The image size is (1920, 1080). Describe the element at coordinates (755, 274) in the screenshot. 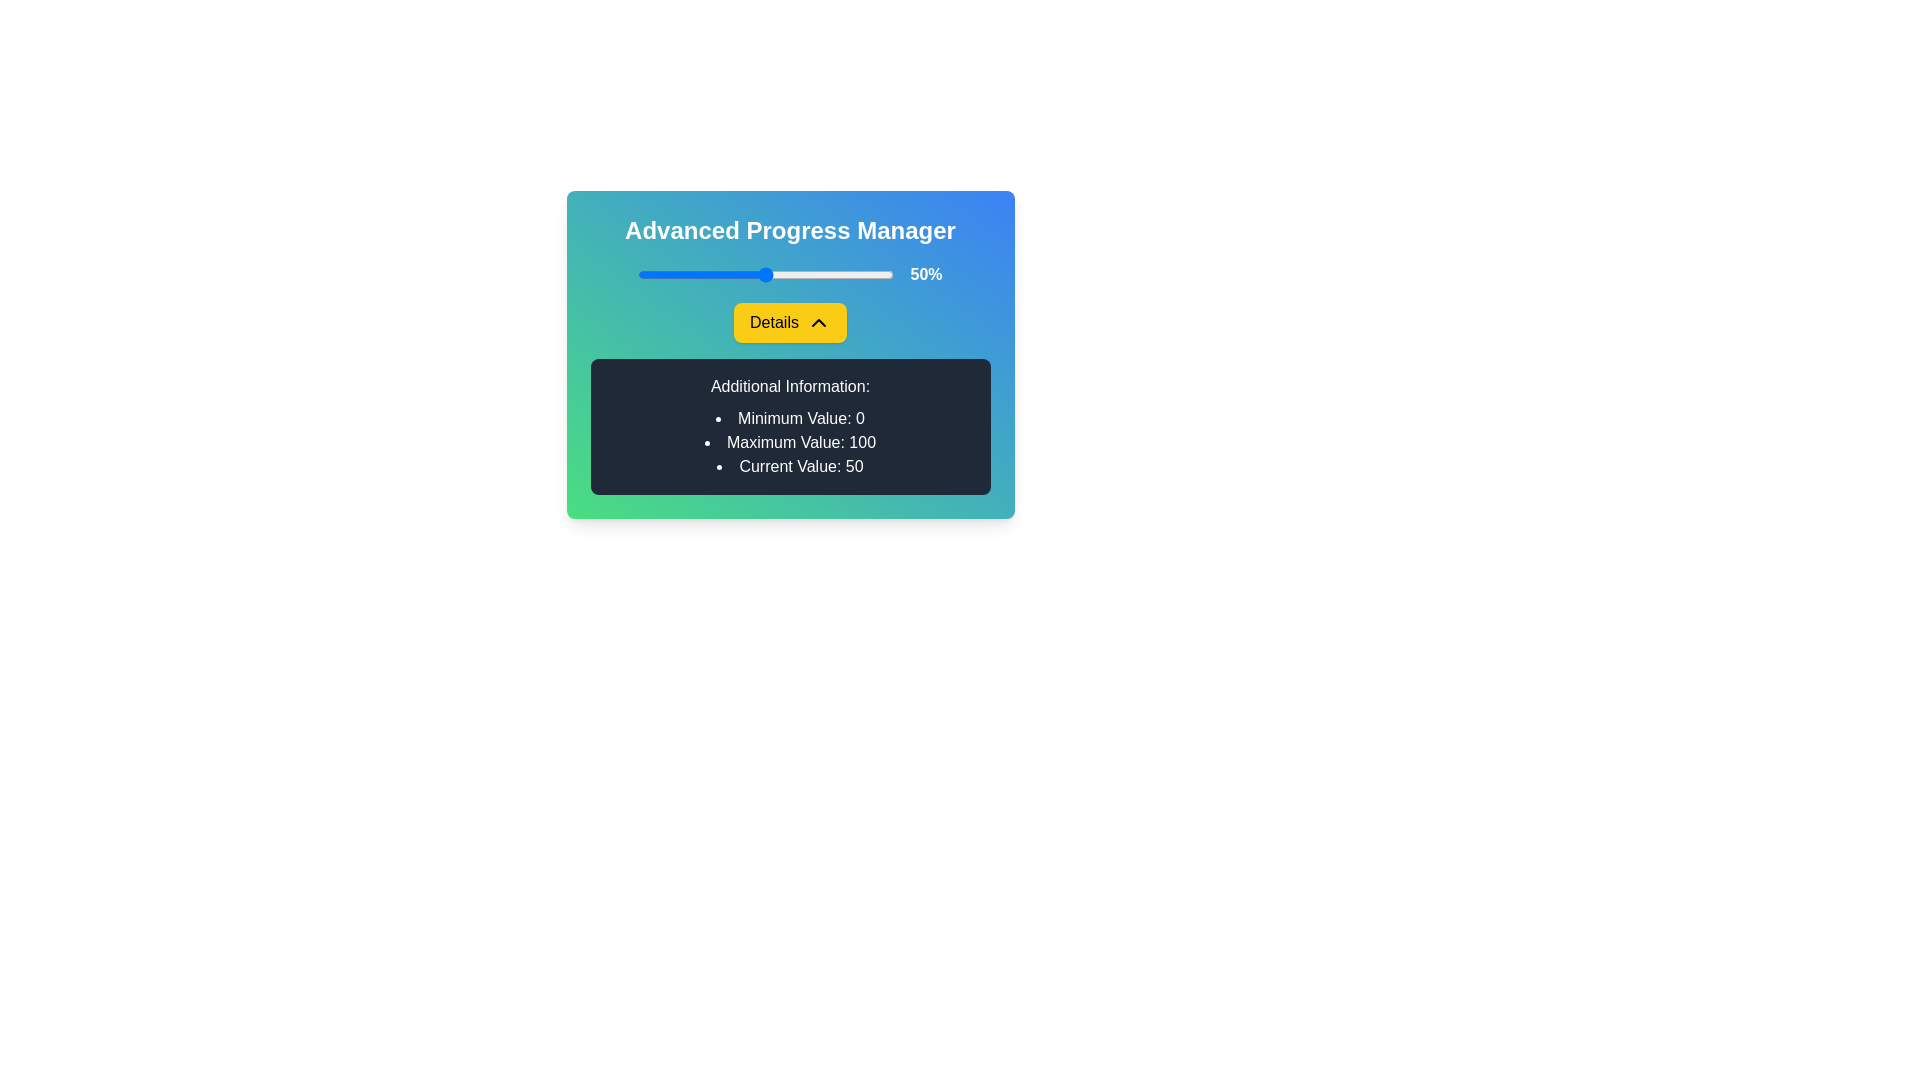

I see `the slider to set the progress to 46%` at that location.